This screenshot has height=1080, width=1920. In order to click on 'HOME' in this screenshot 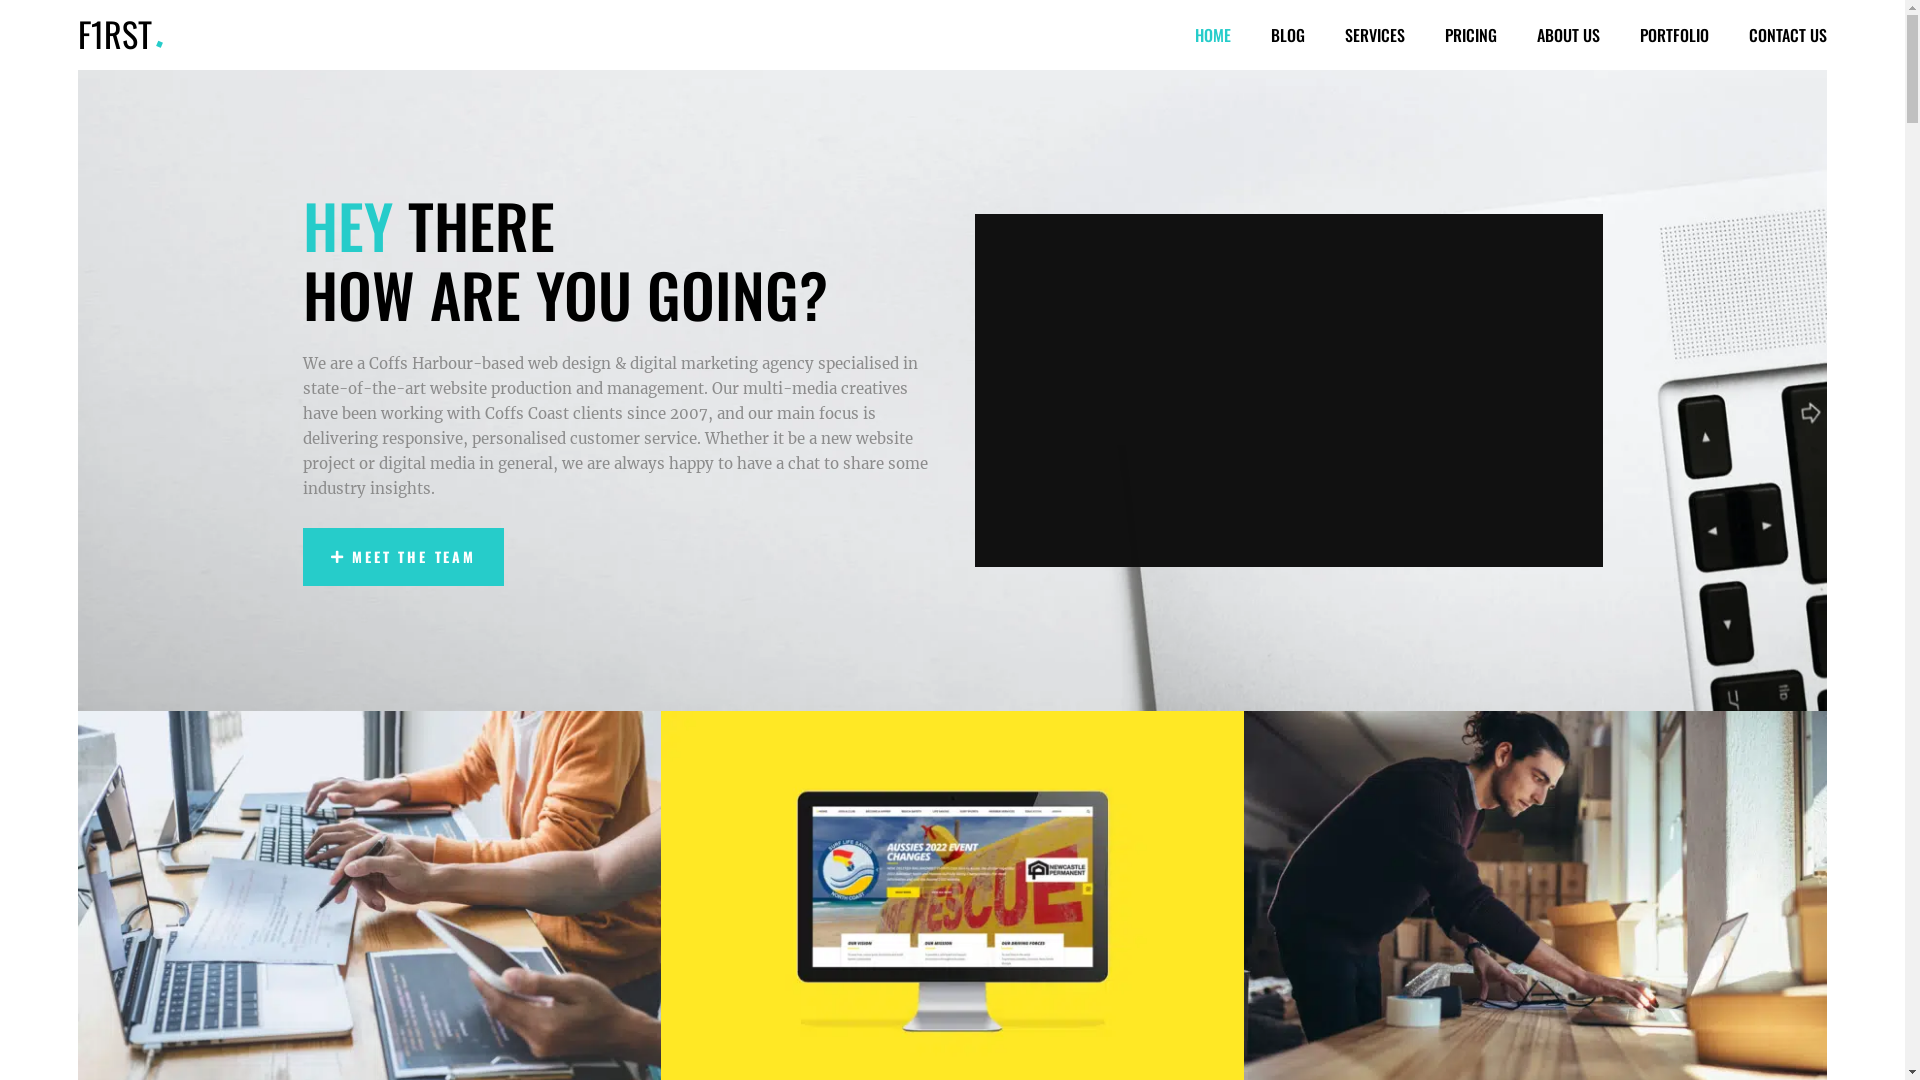, I will do `click(1175, 34)`.